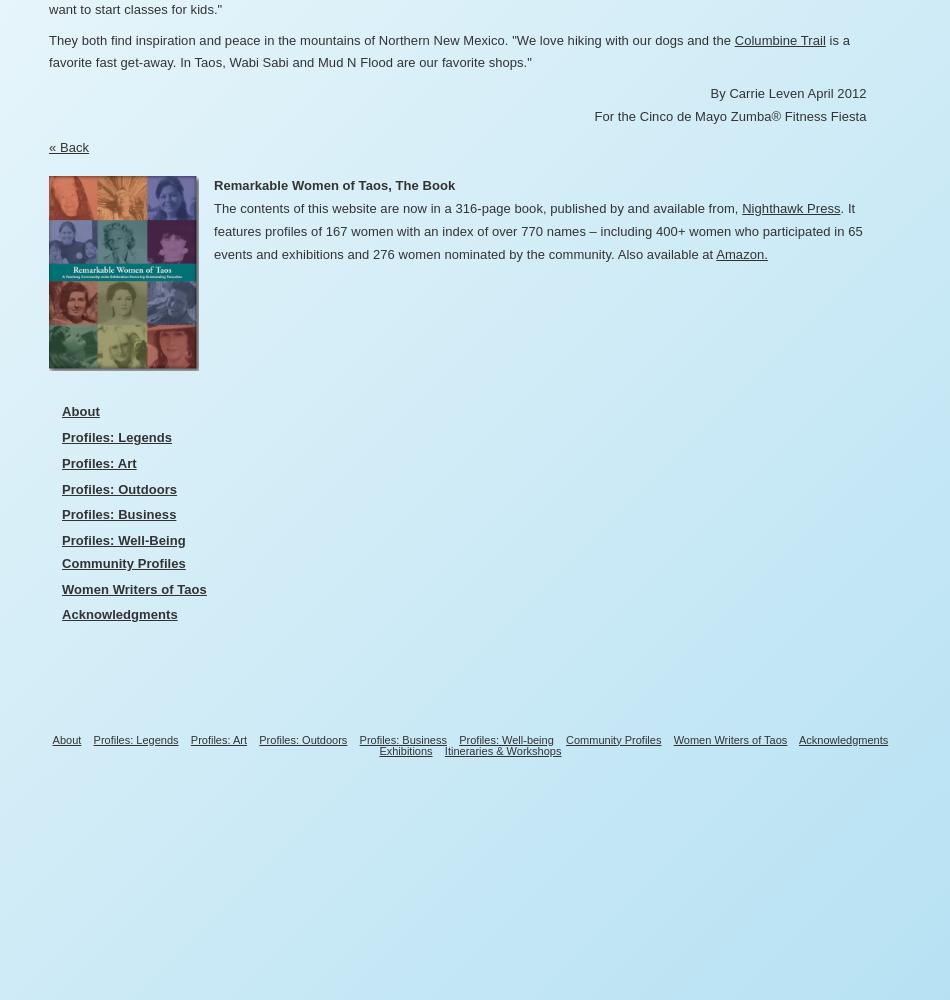  Describe the element at coordinates (778, 39) in the screenshot. I see `'Columbine Trail'` at that location.